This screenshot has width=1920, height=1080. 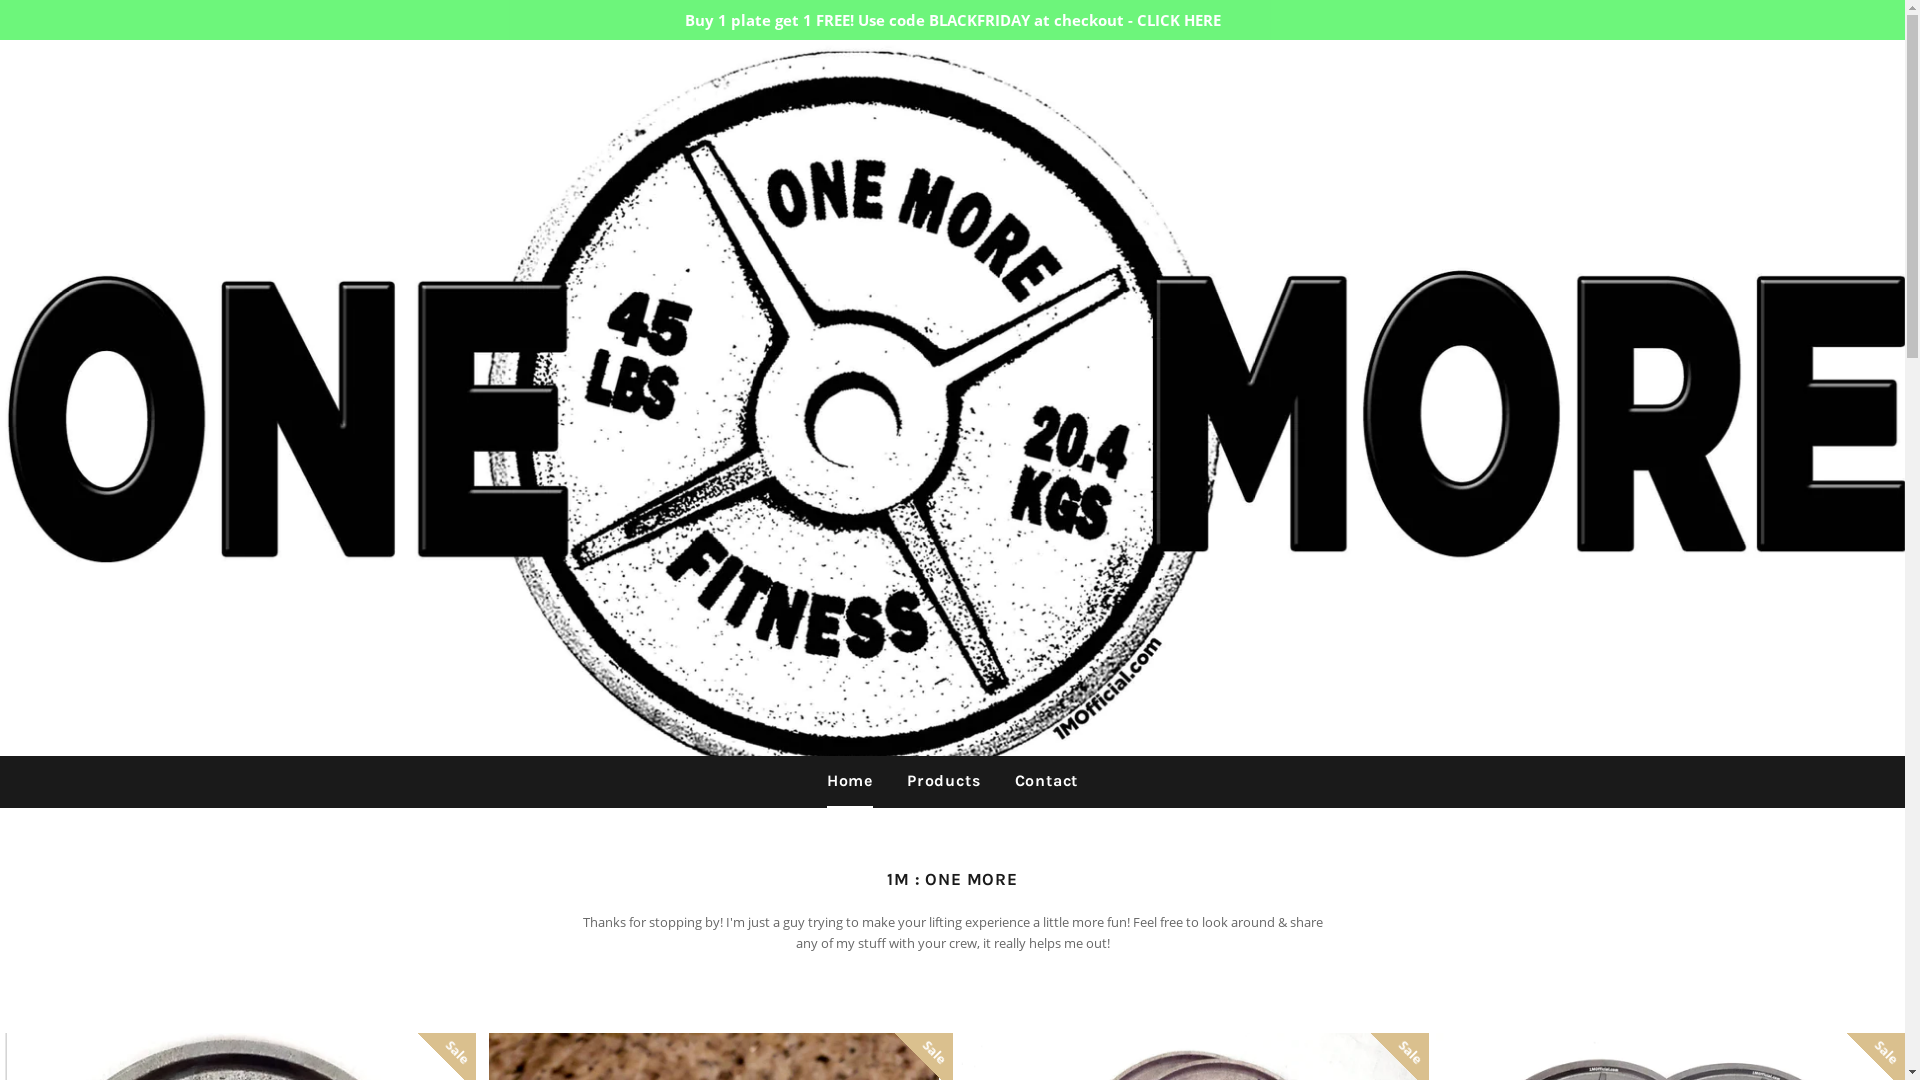 What do you see at coordinates (1045, 779) in the screenshot?
I see `'Contact'` at bounding box center [1045, 779].